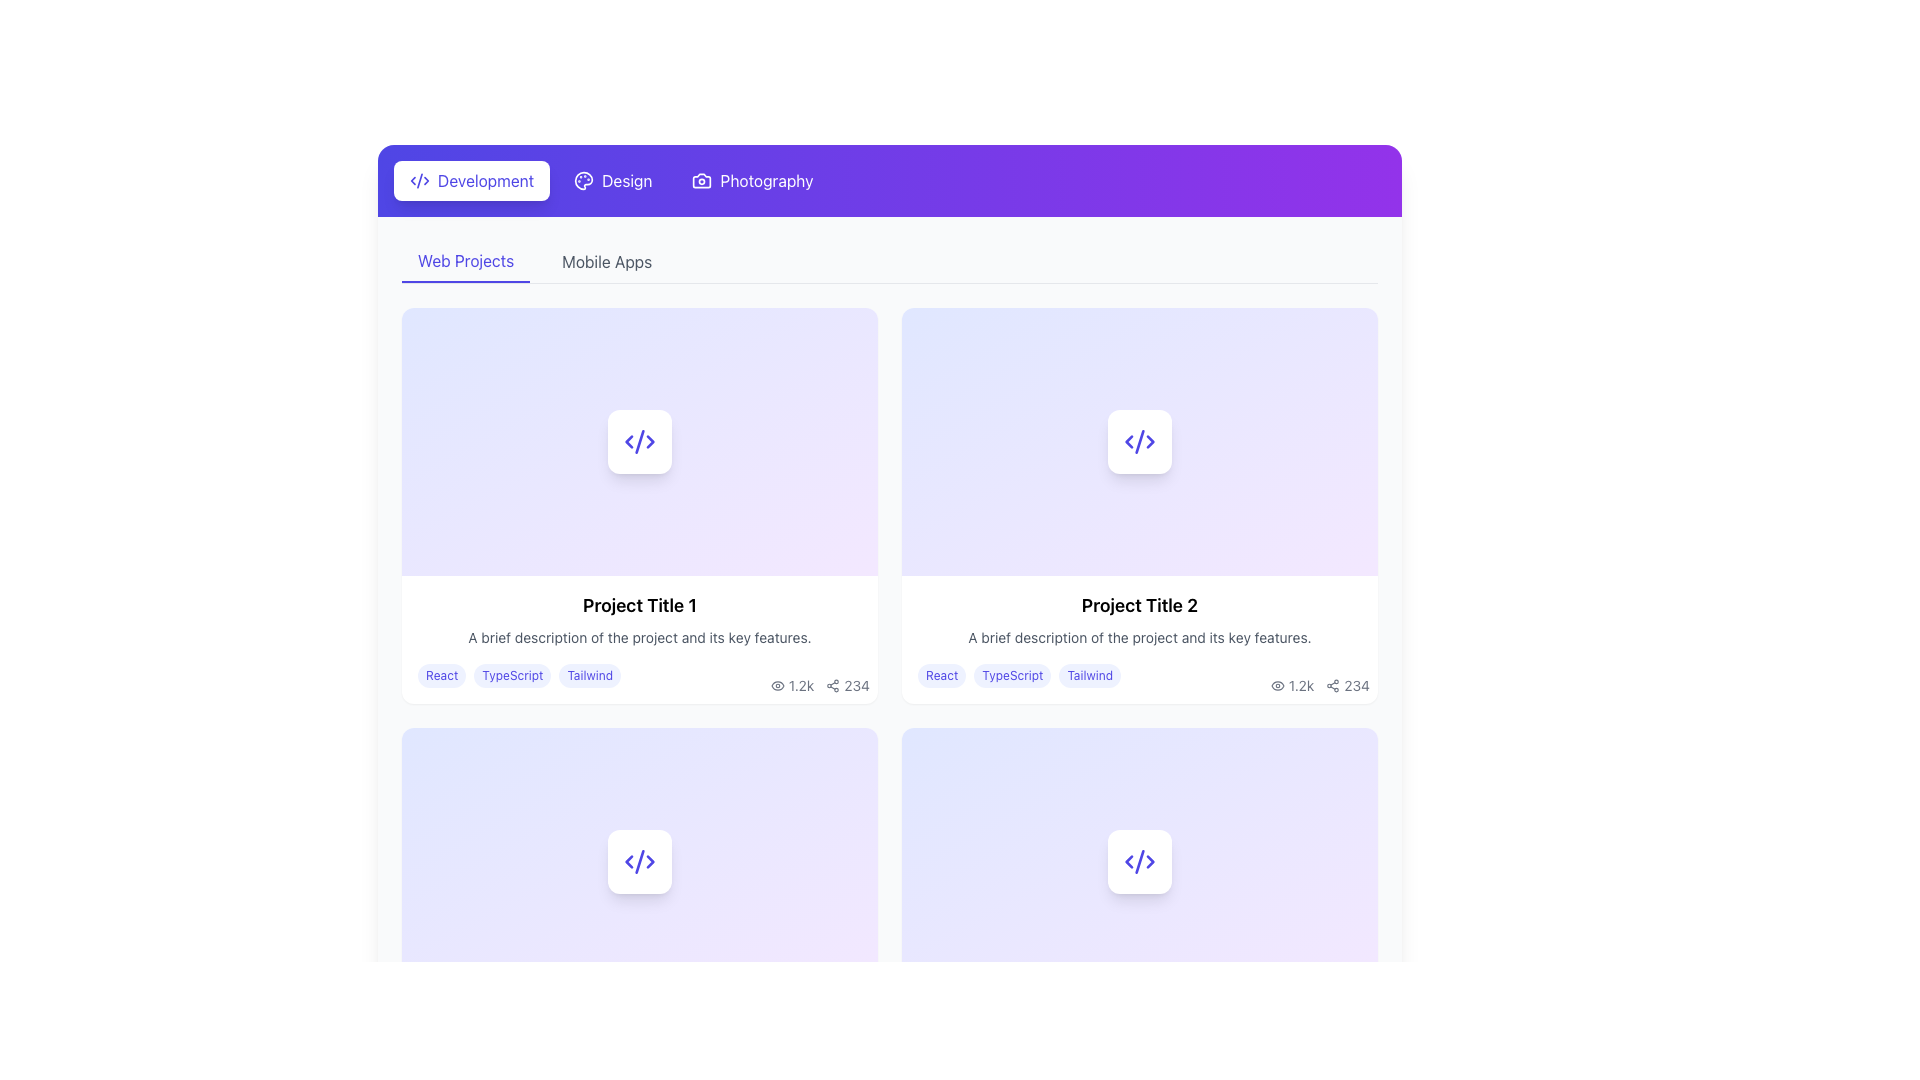 Image resolution: width=1920 pixels, height=1080 pixels. I want to click on the 'Development' static text label located in the navigation bar, so click(486, 181).